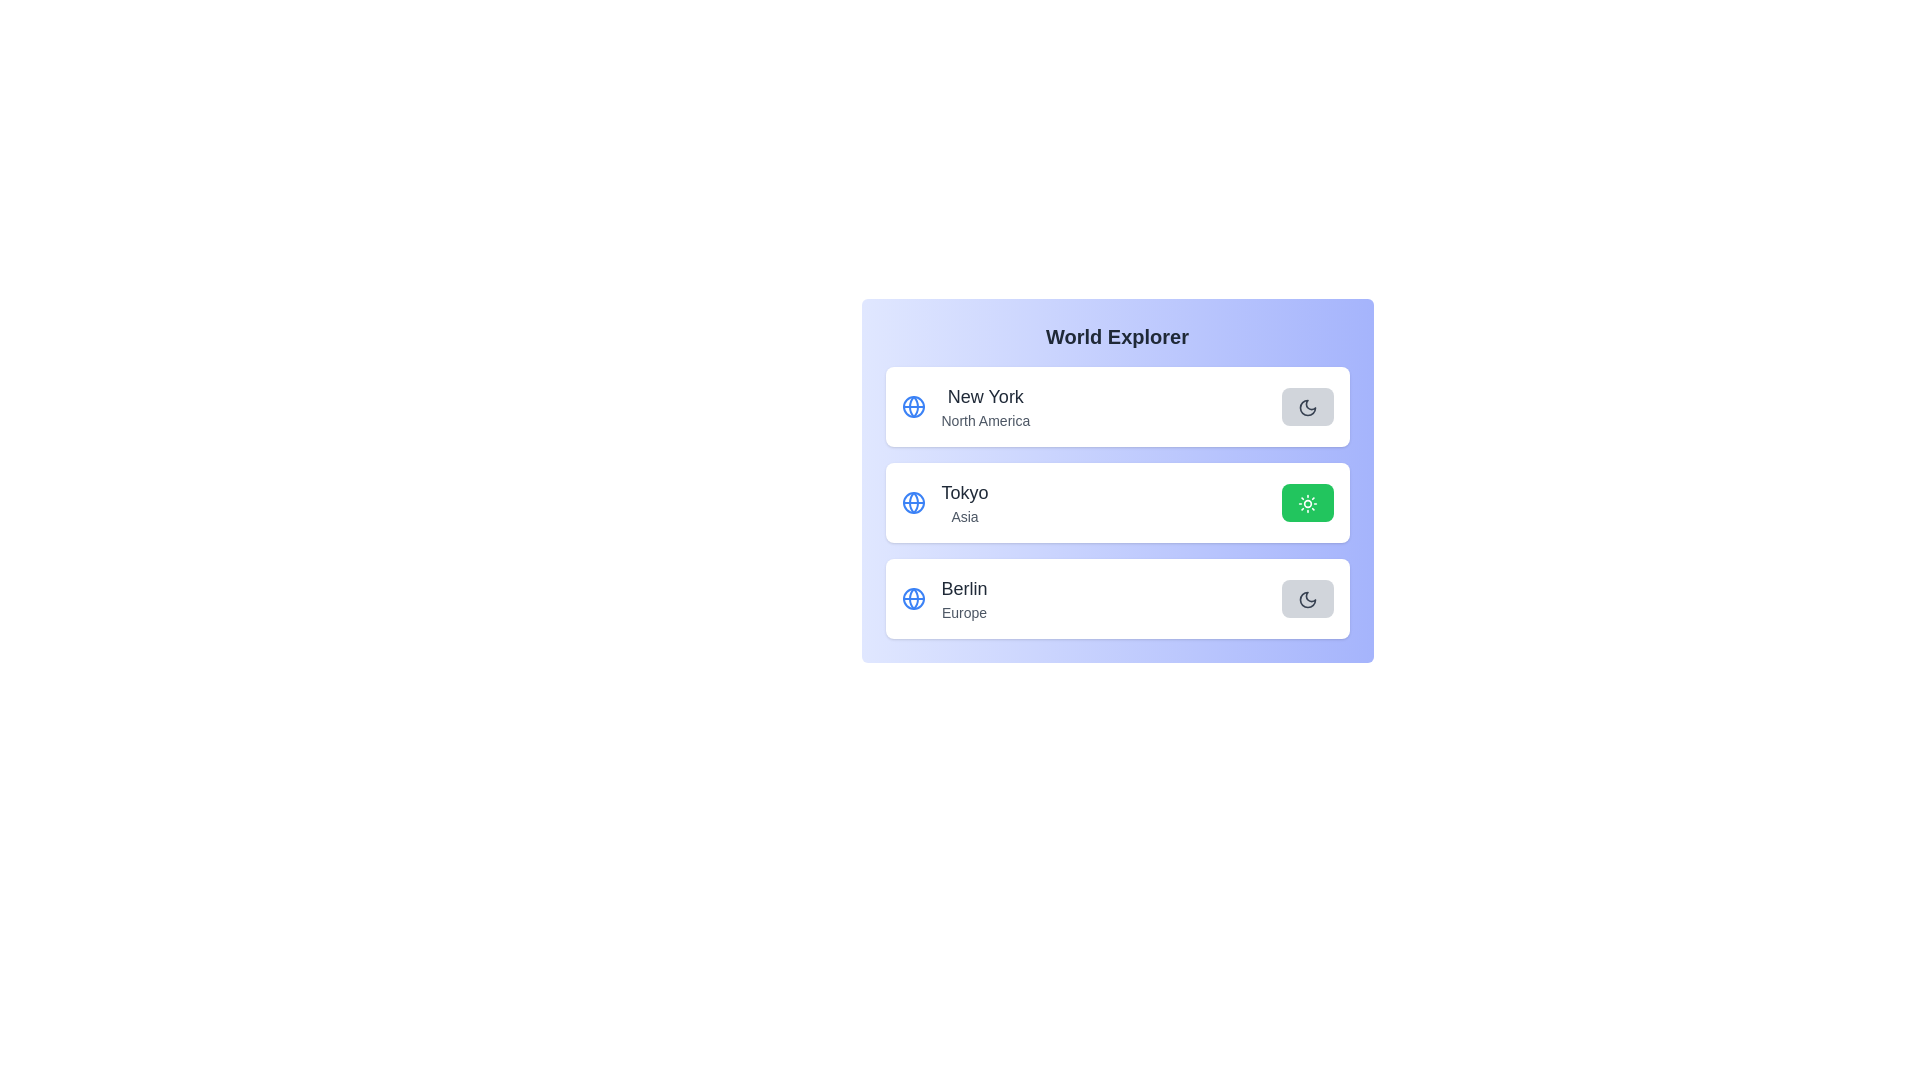  What do you see at coordinates (1116, 406) in the screenshot?
I see `the list item corresponding to New York` at bounding box center [1116, 406].